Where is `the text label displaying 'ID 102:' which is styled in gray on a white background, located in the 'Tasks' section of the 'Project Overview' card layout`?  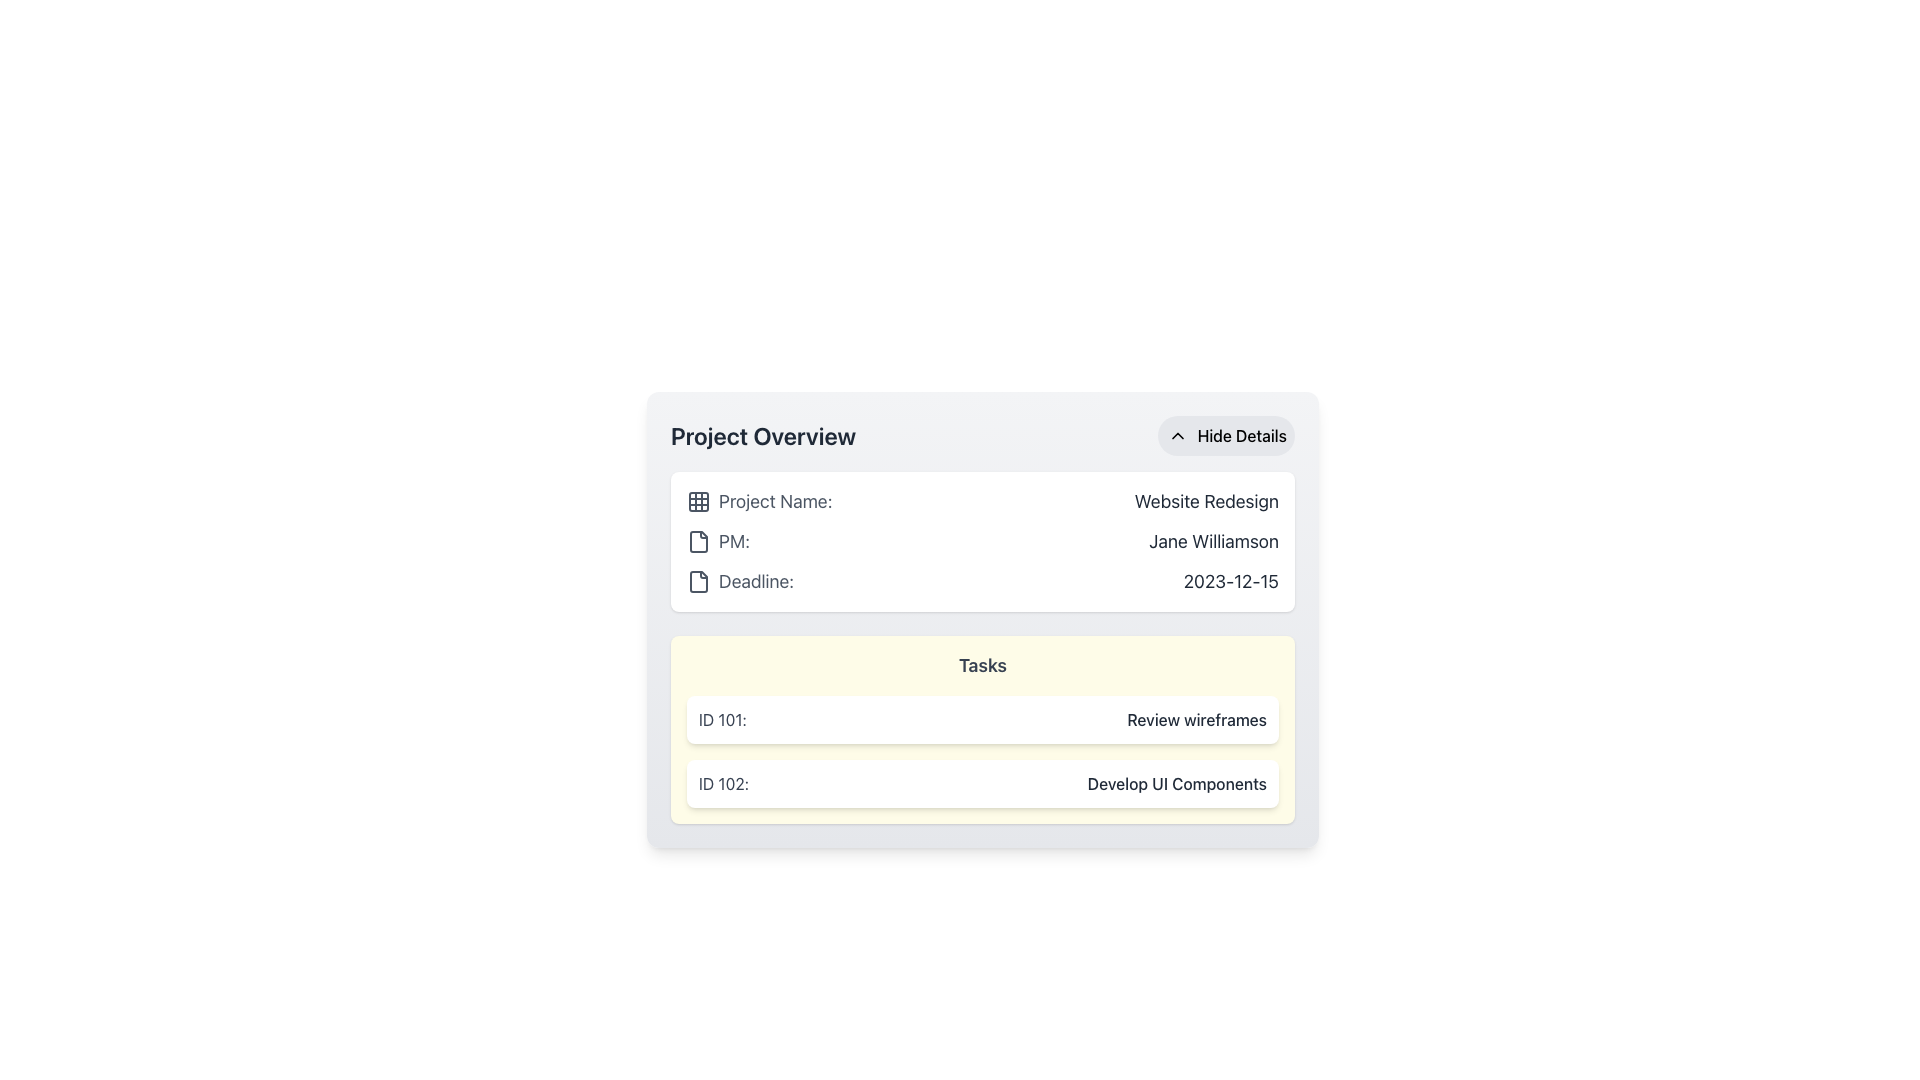
the text label displaying 'ID 102:' which is styled in gray on a white background, located in the 'Tasks' section of the 'Project Overview' card layout is located at coordinates (723, 782).